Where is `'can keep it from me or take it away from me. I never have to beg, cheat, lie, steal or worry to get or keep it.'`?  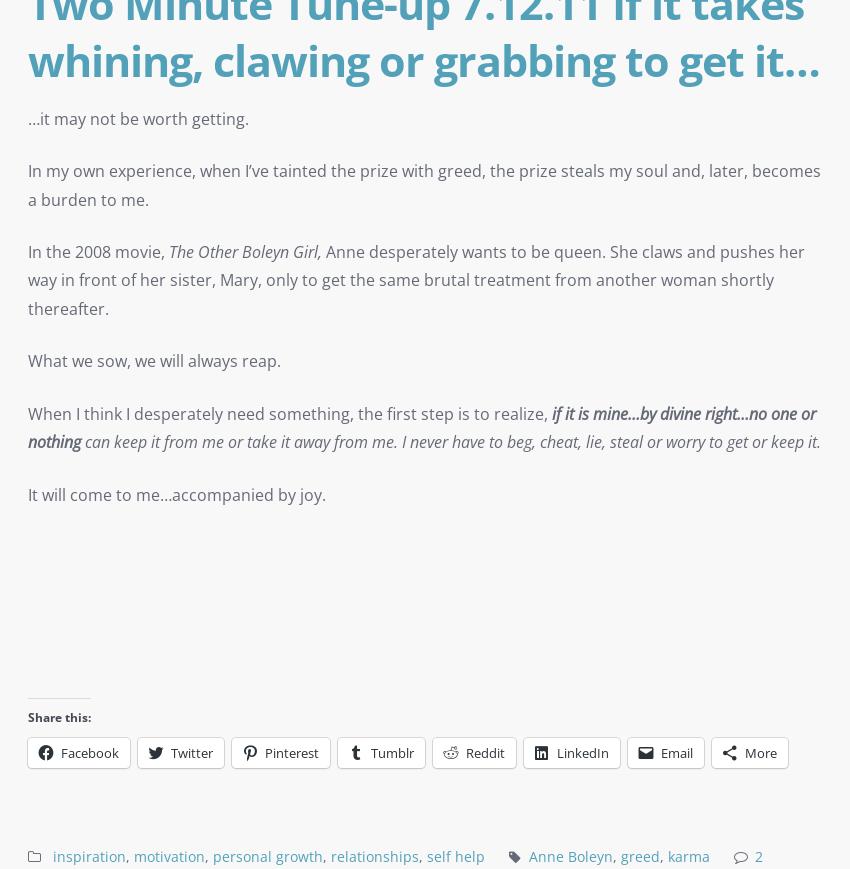 'can keep it from me or take it away from me. I never have to beg, cheat, lie, steal or worry to get or keep it.' is located at coordinates (450, 441).